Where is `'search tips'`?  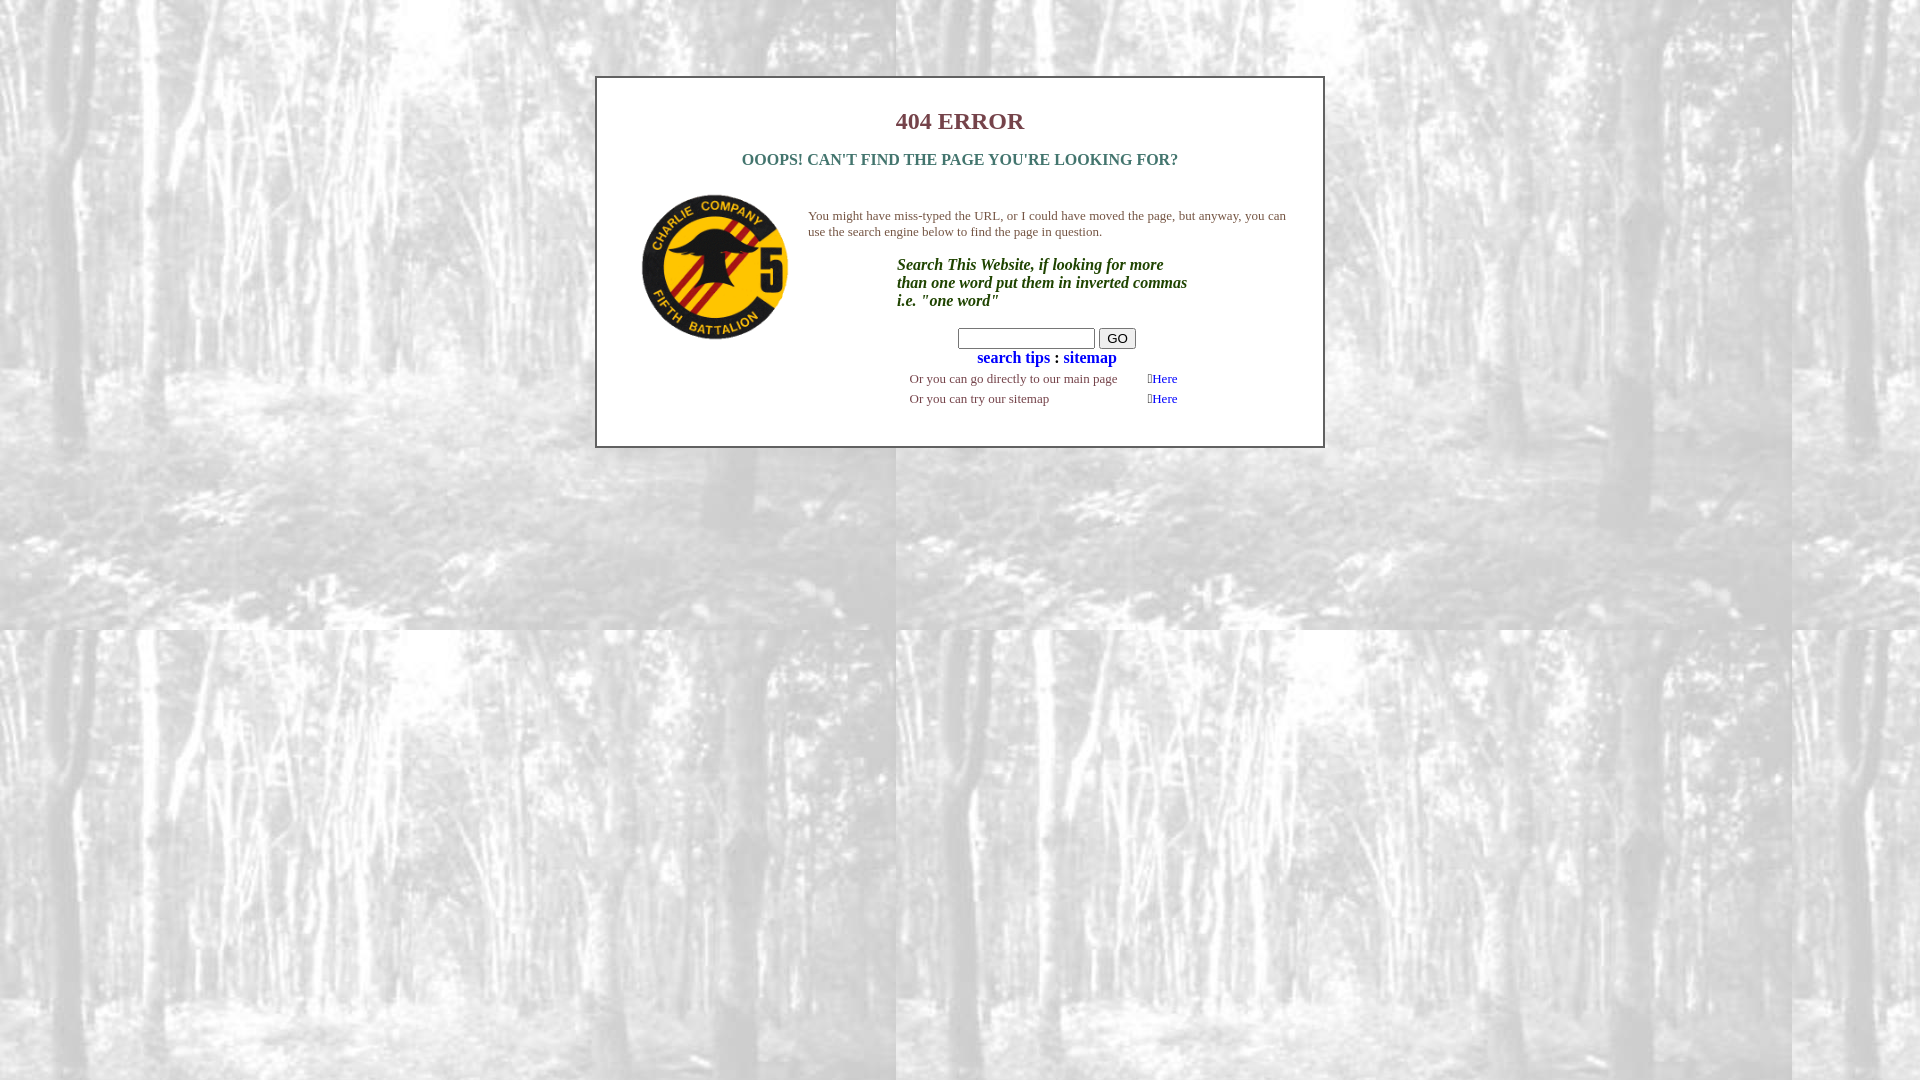 'search tips' is located at coordinates (1013, 356).